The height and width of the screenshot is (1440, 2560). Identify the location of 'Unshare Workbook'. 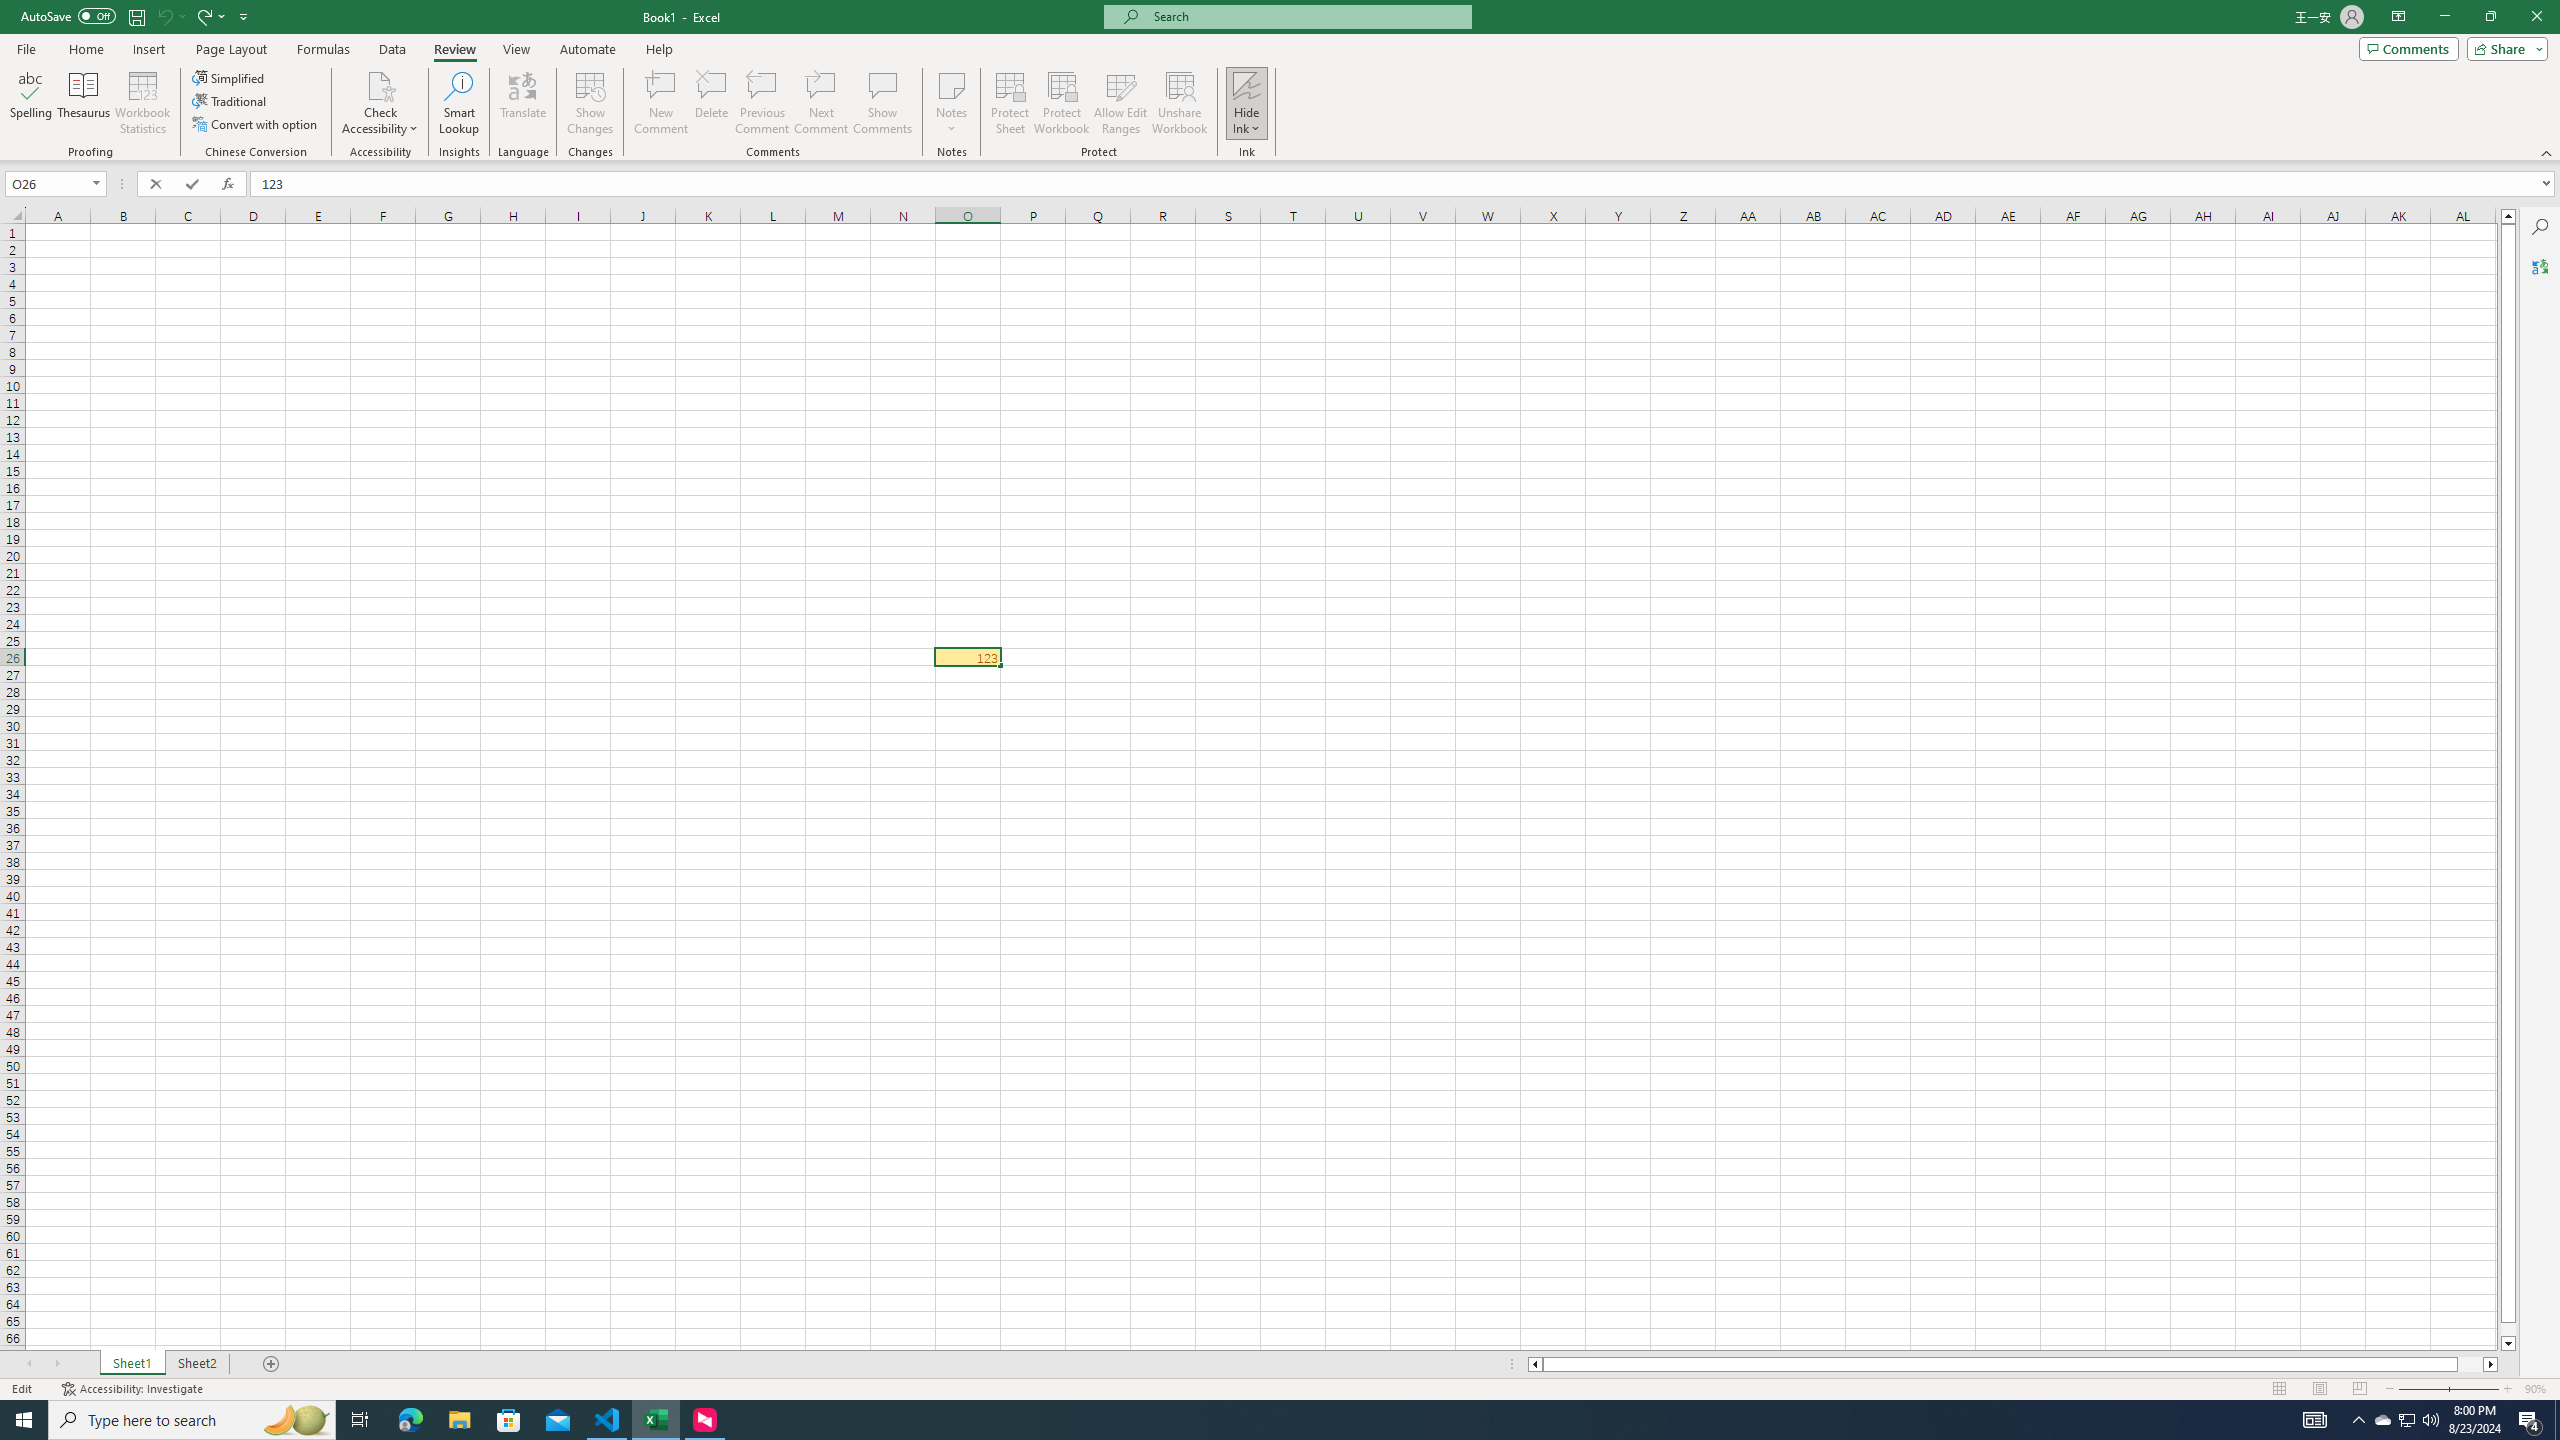
(1179, 103).